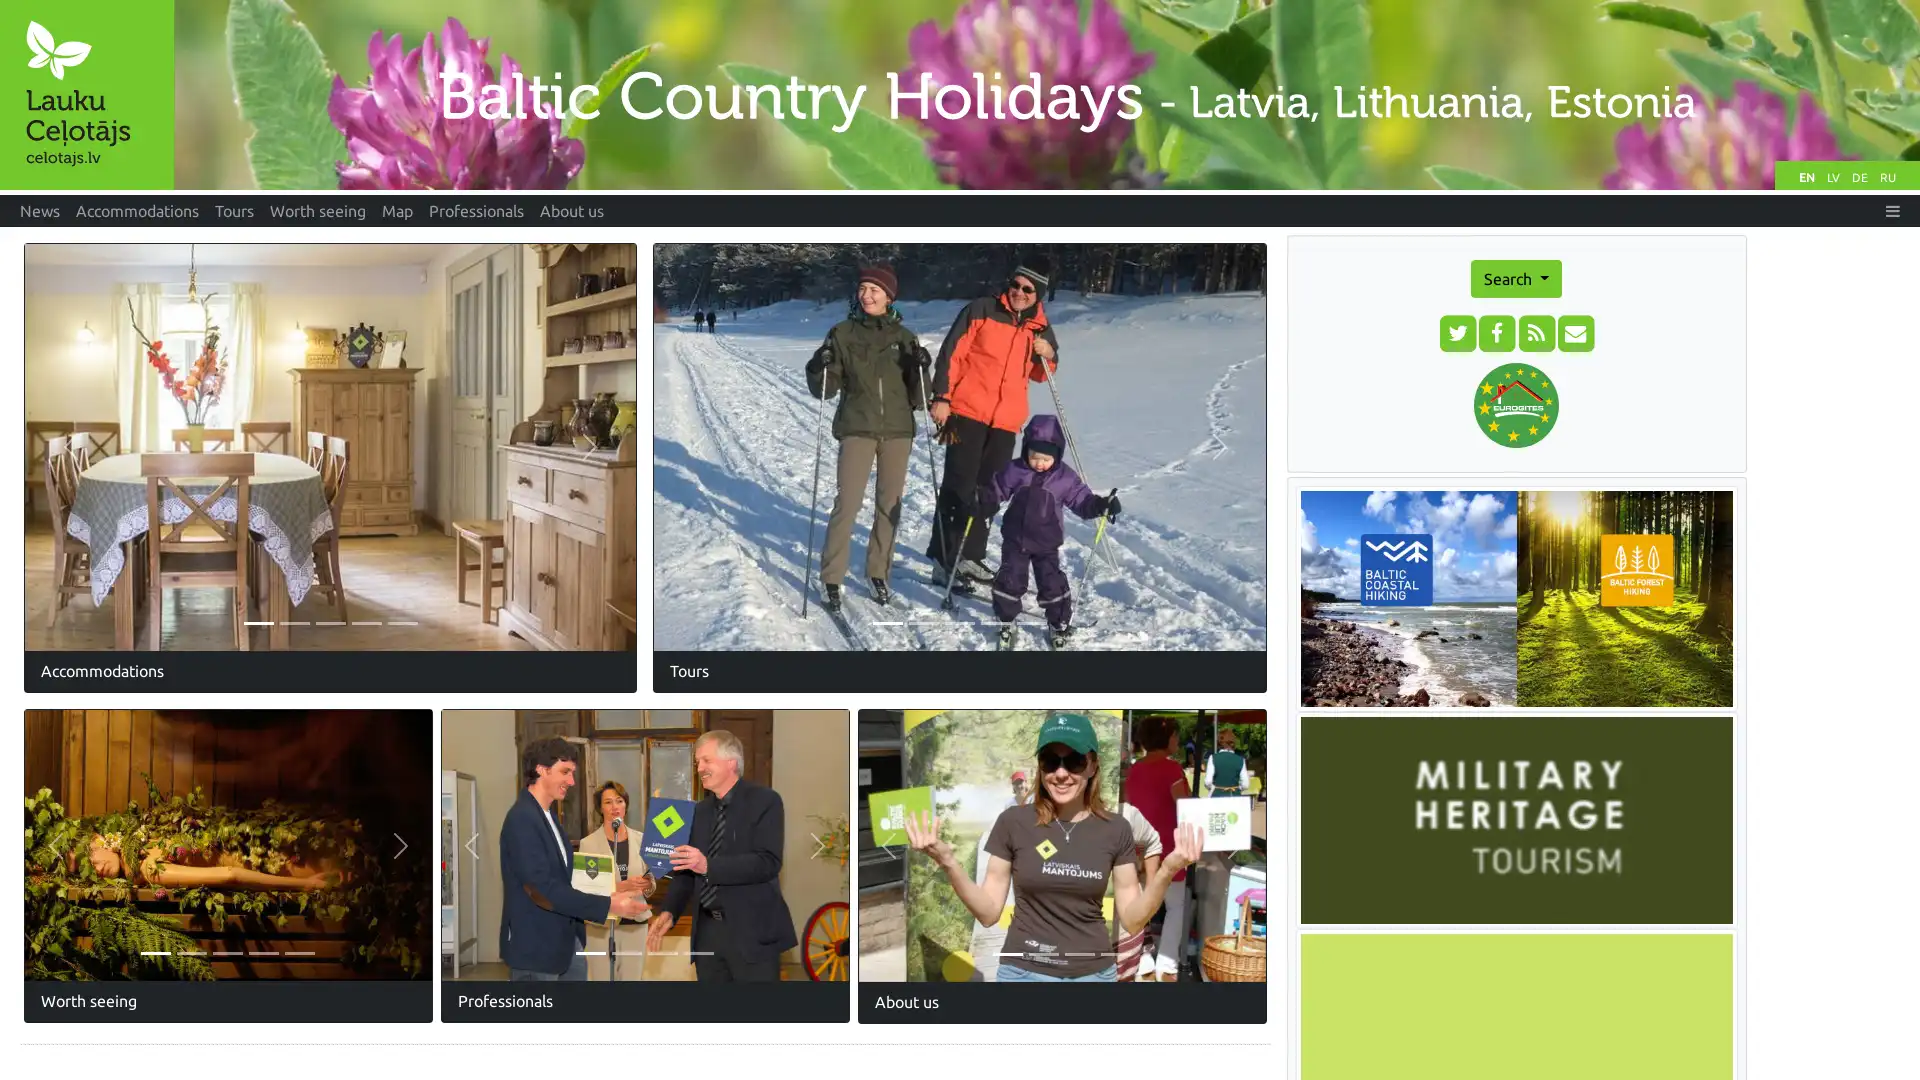  Describe the element at coordinates (817, 845) in the screenshot. I see `Next` at that location.